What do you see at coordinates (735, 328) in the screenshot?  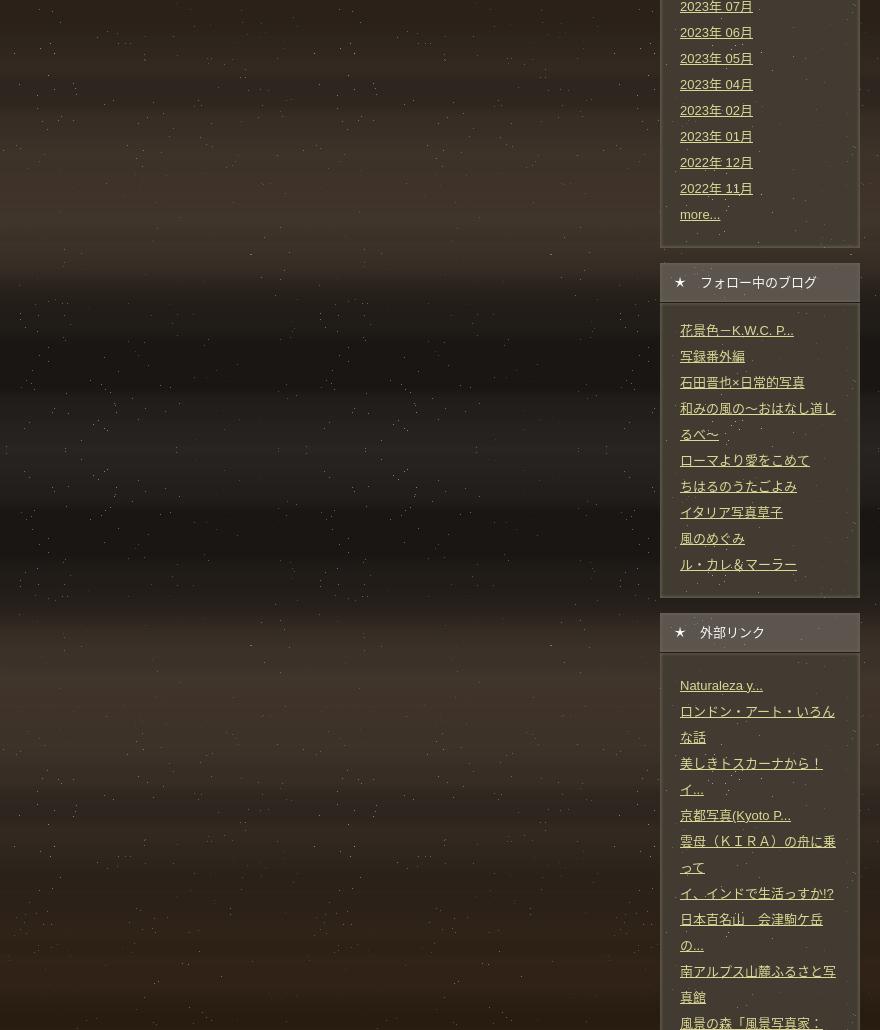 I see `'花景色－K.W.C. P...'` at bounding box center [735, 328].